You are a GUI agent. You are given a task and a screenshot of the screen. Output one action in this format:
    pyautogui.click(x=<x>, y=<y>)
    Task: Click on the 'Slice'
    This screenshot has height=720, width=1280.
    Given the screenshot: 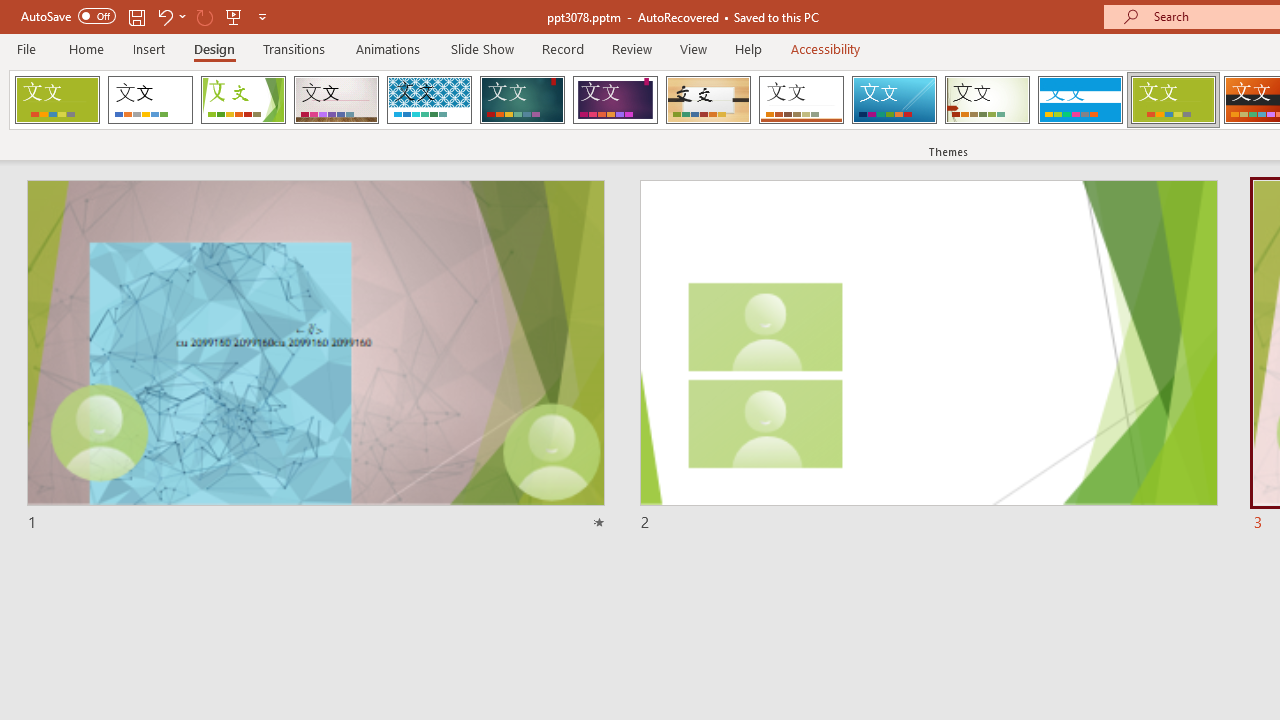 What is the action you would take?
    pyautogui.click(x=893, y=100)
    